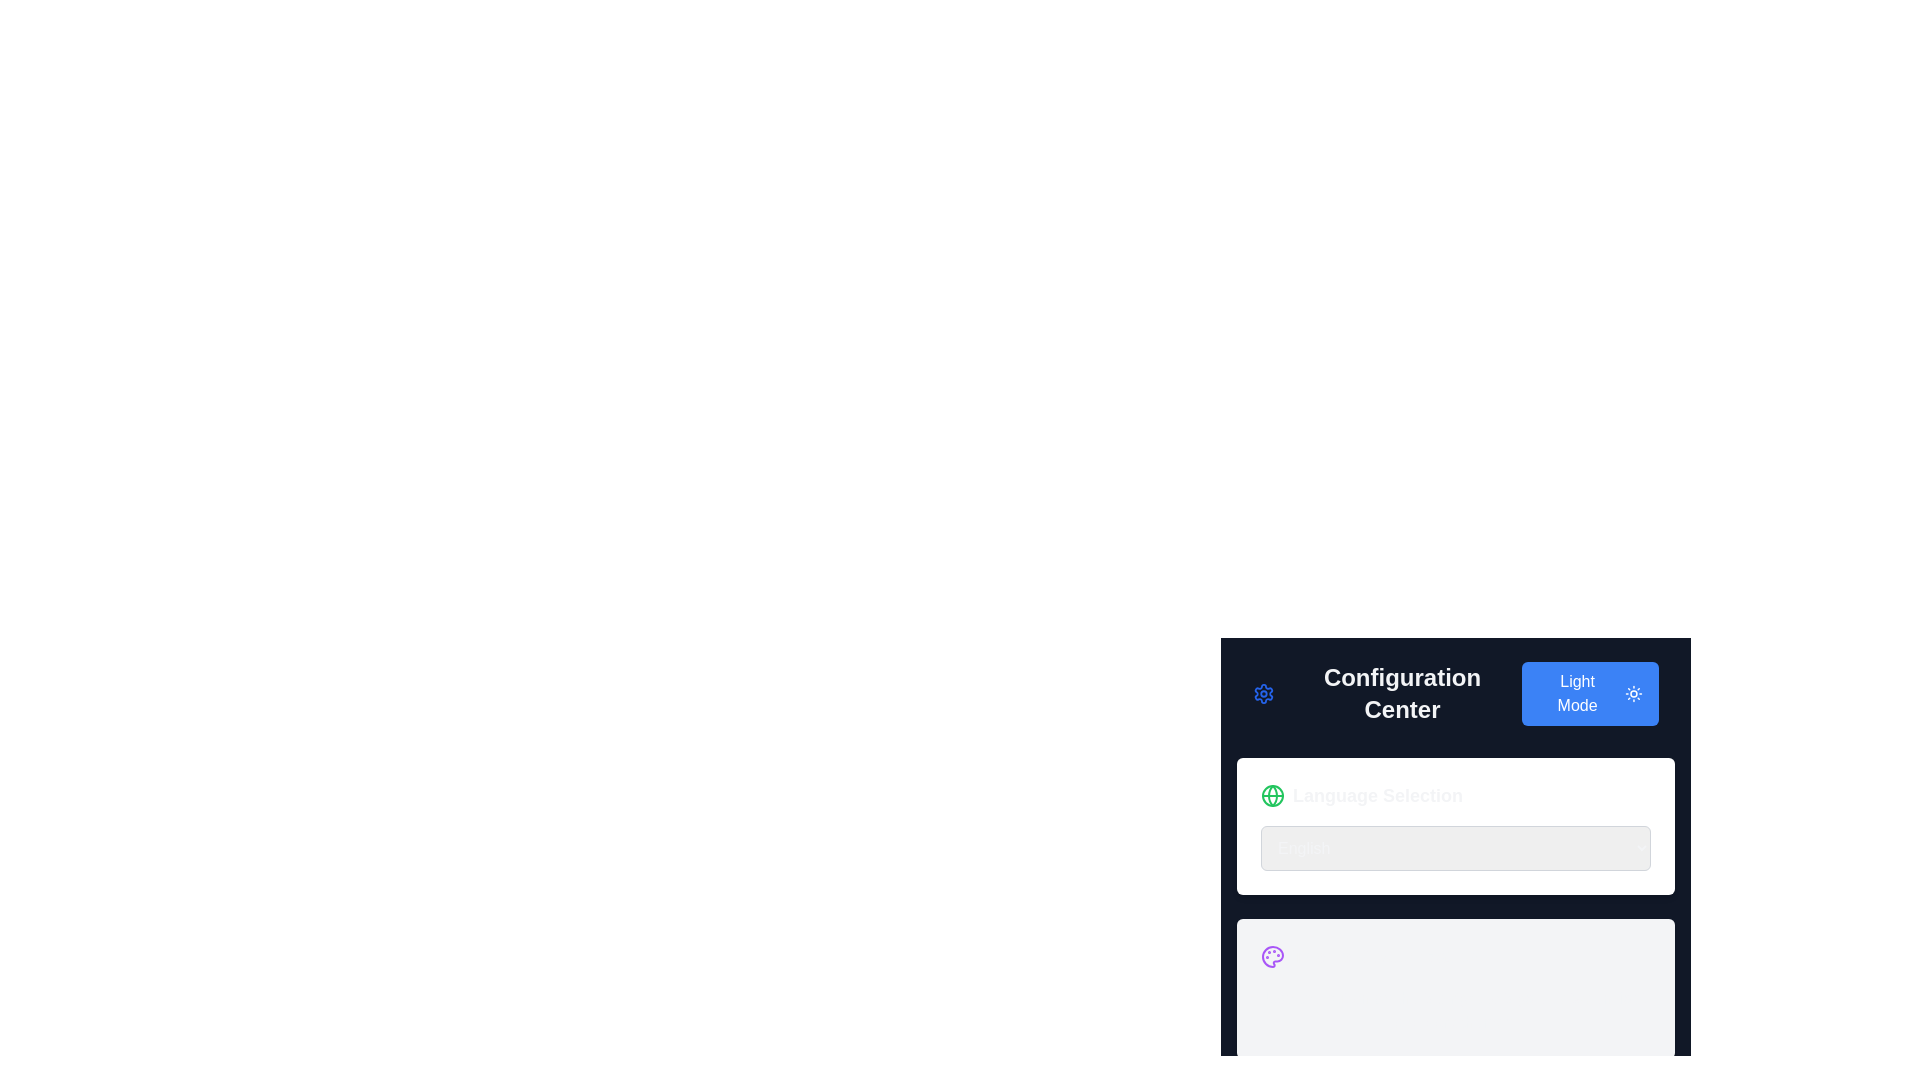 The height and width of the screenshot is (1080, 1920). I want to click on the dropdown menu labeled 'Language Selection' in the 'Configuration Center' interface, so click(1455, 848).